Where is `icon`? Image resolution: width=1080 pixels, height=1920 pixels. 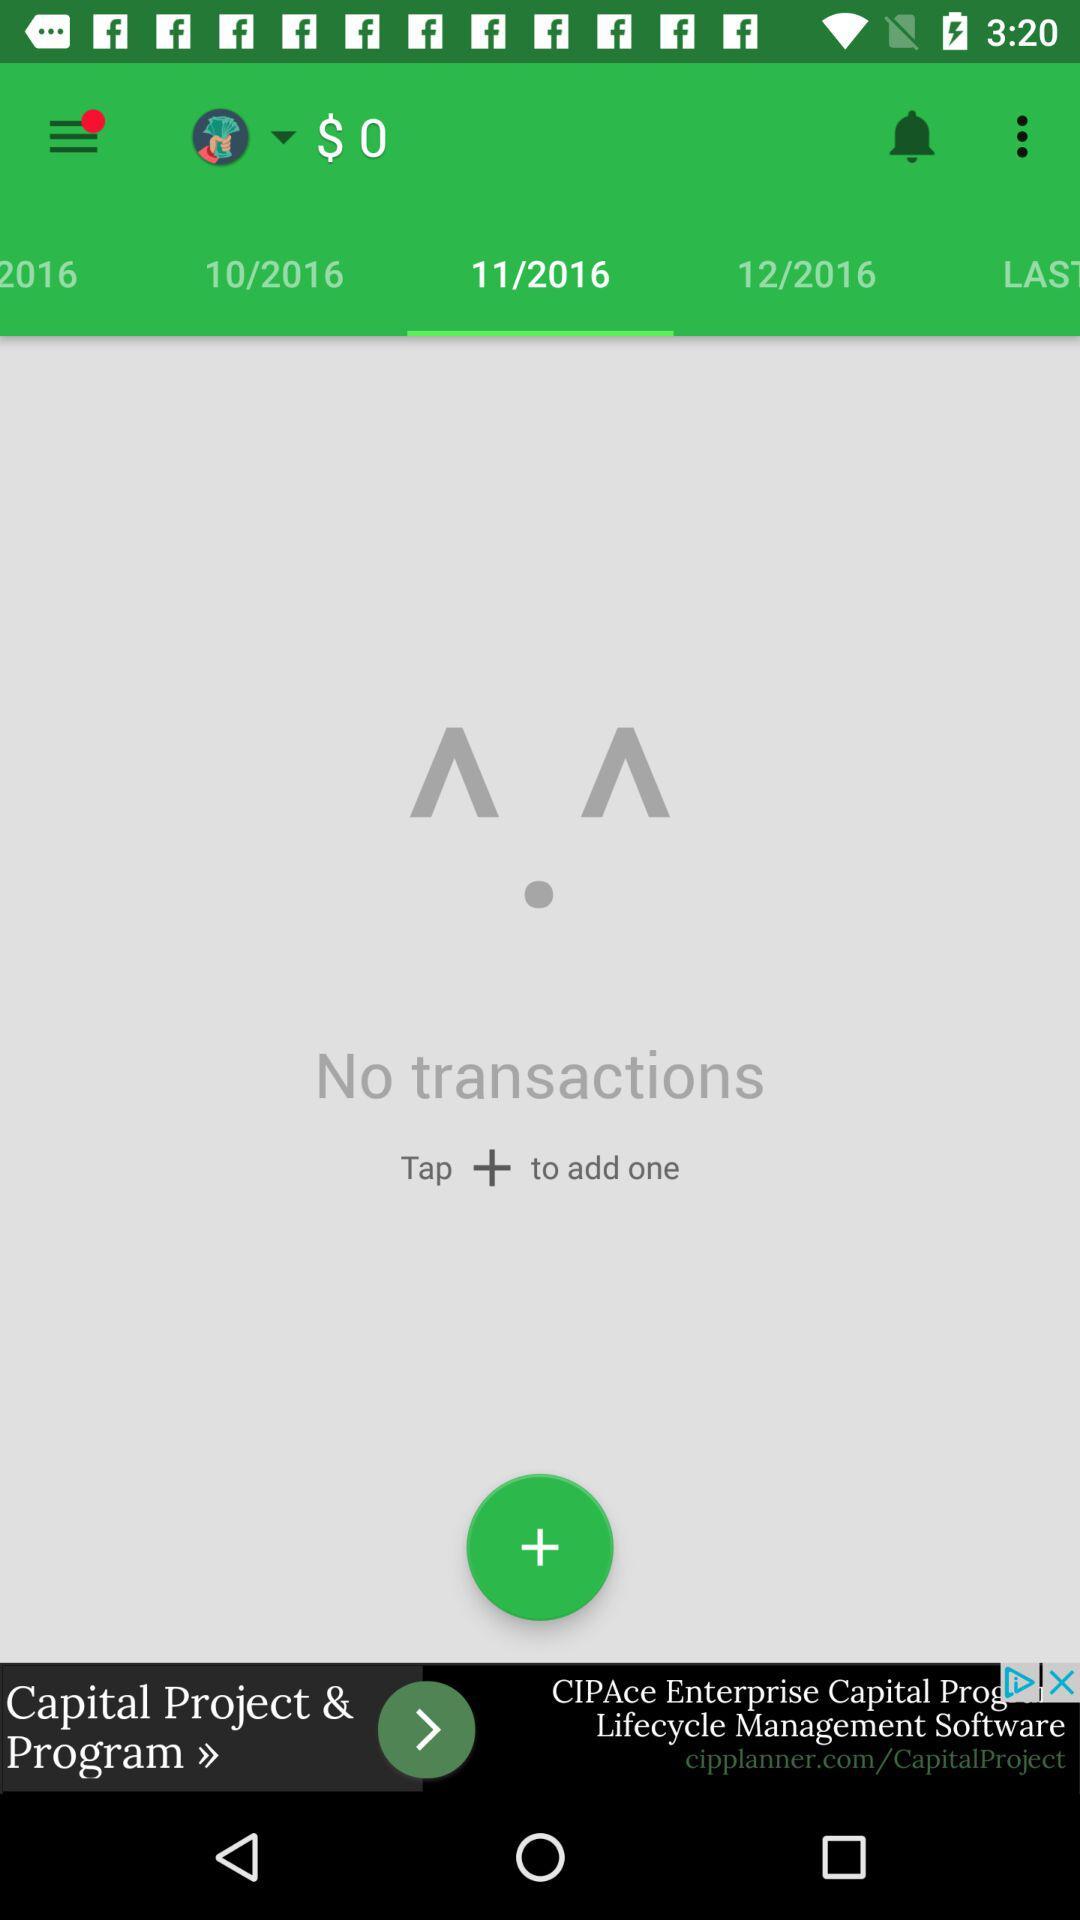
icon is located at coordinates (540, 1546).